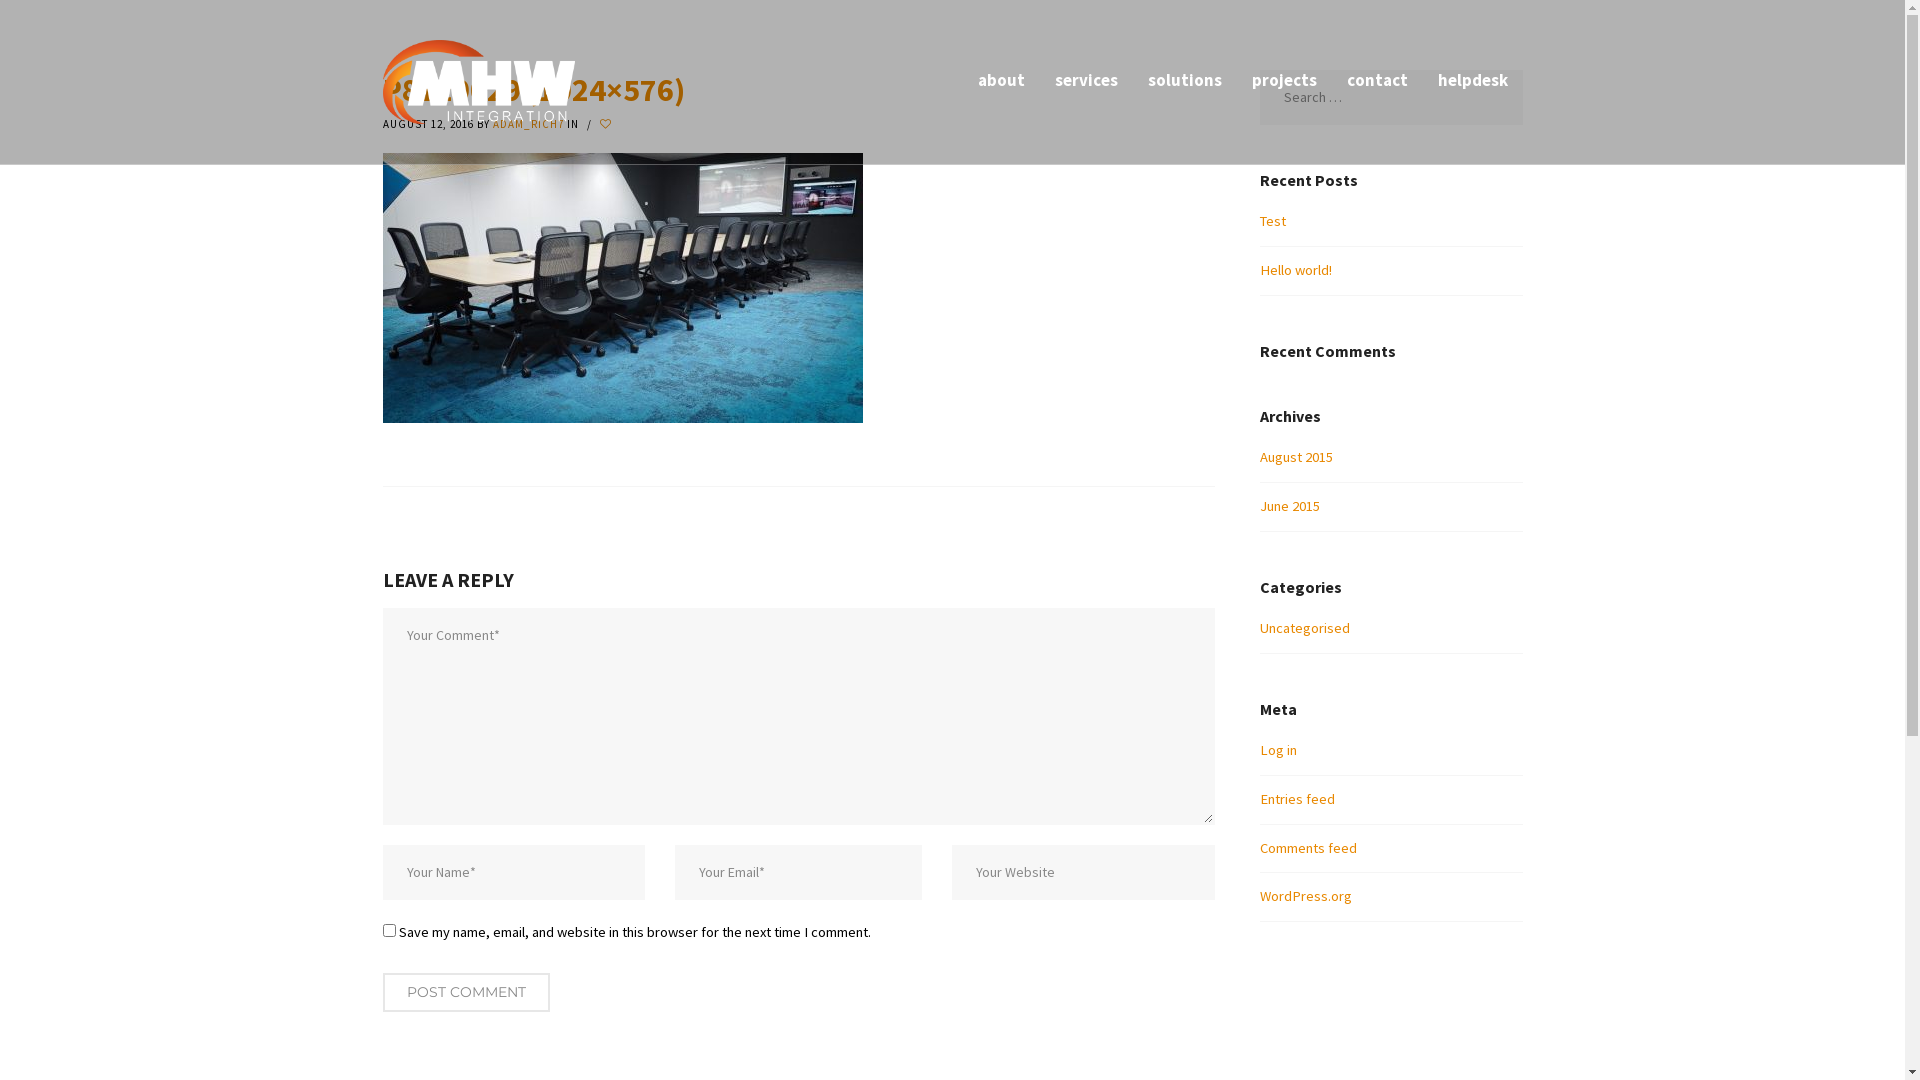 This screenshot has width=1920, height=1080. Describe the element at coordinates (464, 992) in the screenshot. I see `'Post Comment'` at that location.